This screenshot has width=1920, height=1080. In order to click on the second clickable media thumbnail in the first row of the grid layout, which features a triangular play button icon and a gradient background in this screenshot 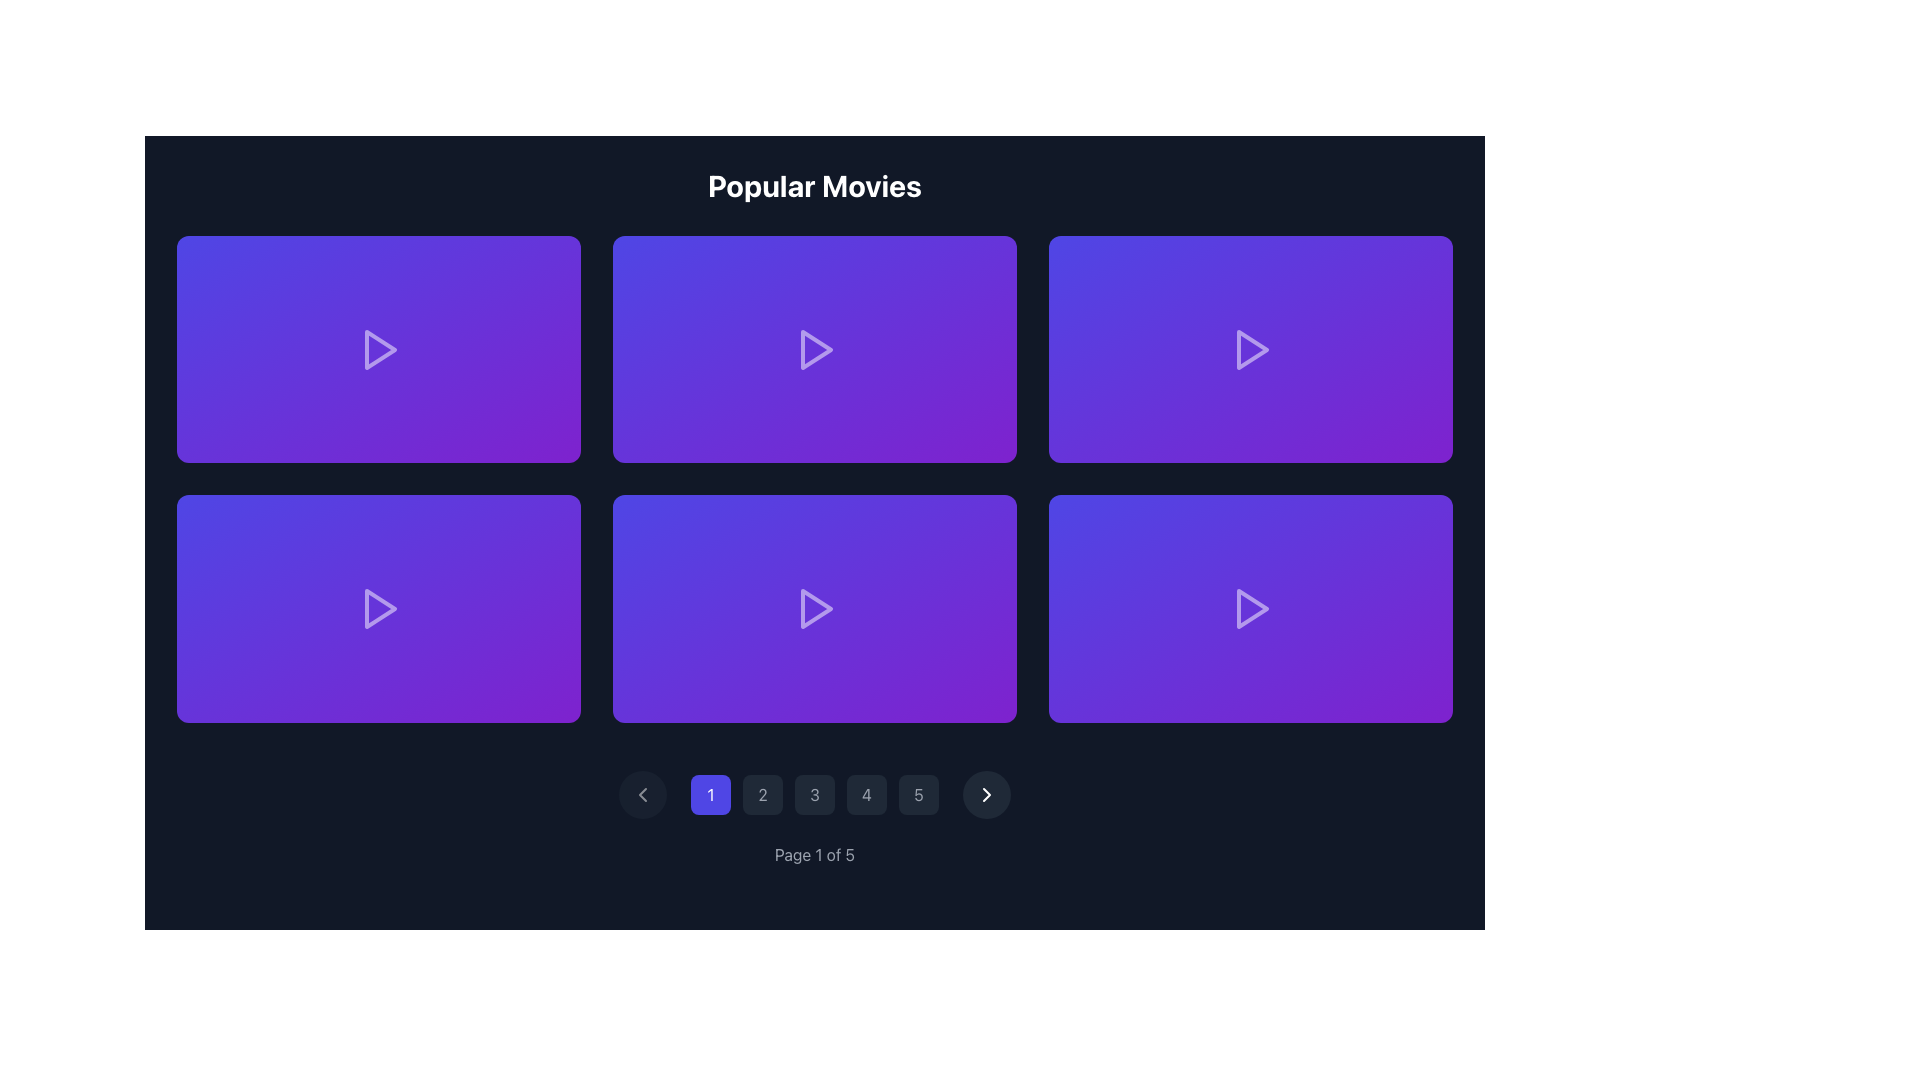, I will do `click(815, 347)`.